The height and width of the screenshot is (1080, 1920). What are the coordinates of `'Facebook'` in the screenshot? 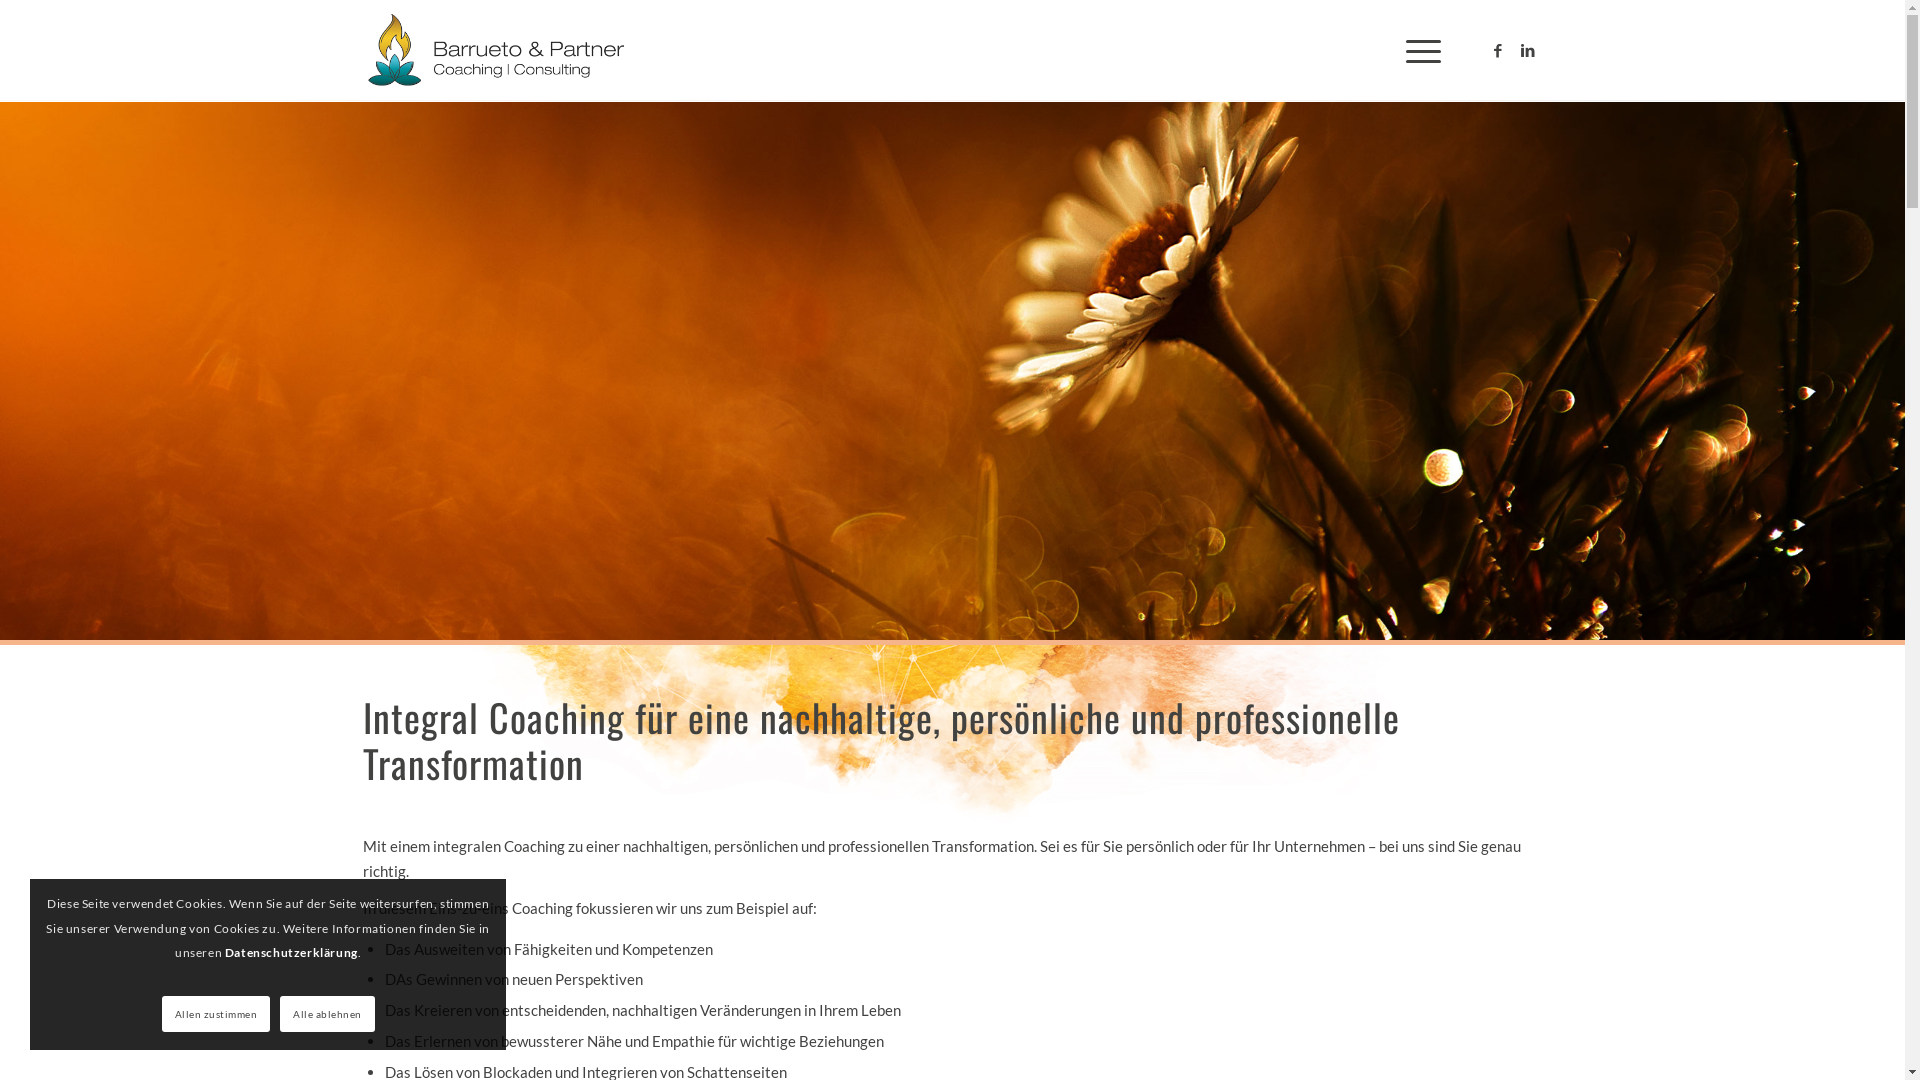 It's located at (1497, 49).